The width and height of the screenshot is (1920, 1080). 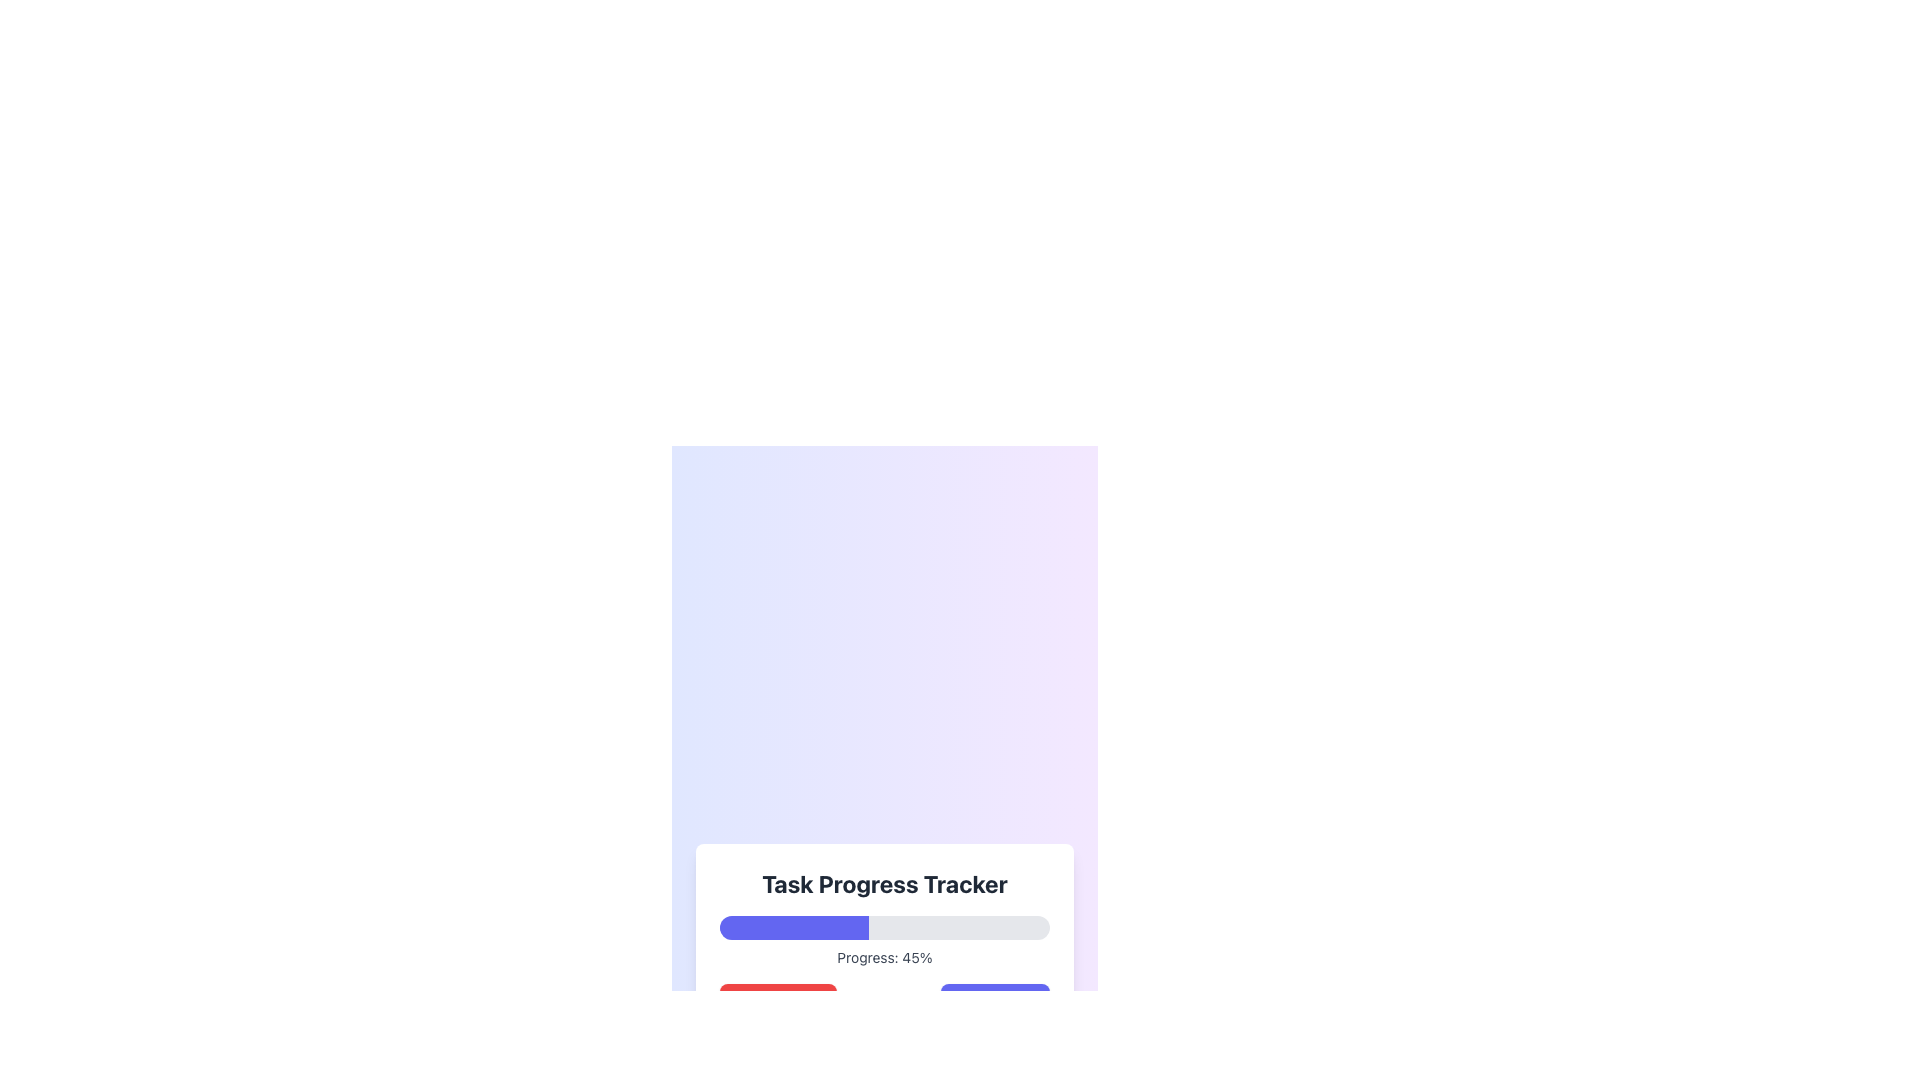 What do you see at coordinates (883, 1003) in the screenshot?
I see `the Decrease button in the Horizontal button group below the progress bar labeled 'Progress: 45%' to reduce the value` at bounding box center [883, 1003].